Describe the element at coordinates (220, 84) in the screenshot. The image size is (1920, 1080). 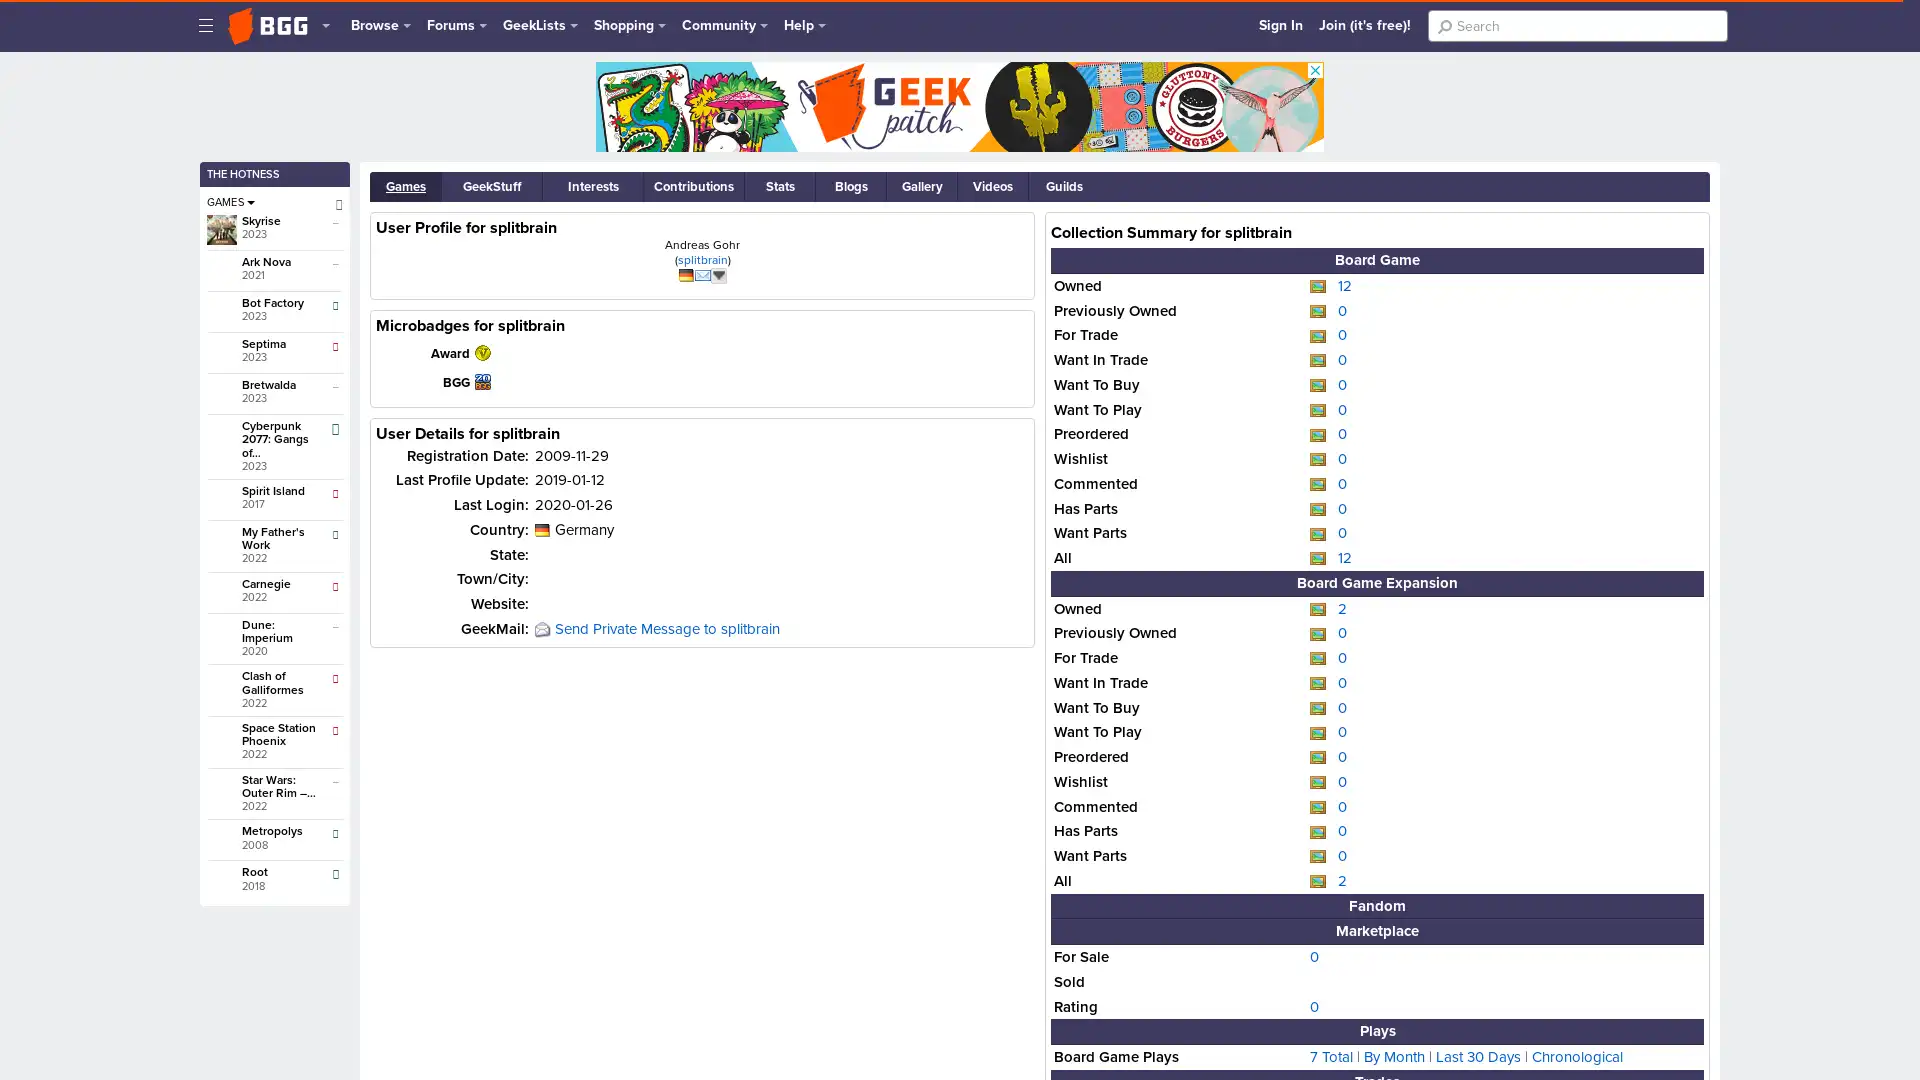
I see `Skip Sidebar` at that location.